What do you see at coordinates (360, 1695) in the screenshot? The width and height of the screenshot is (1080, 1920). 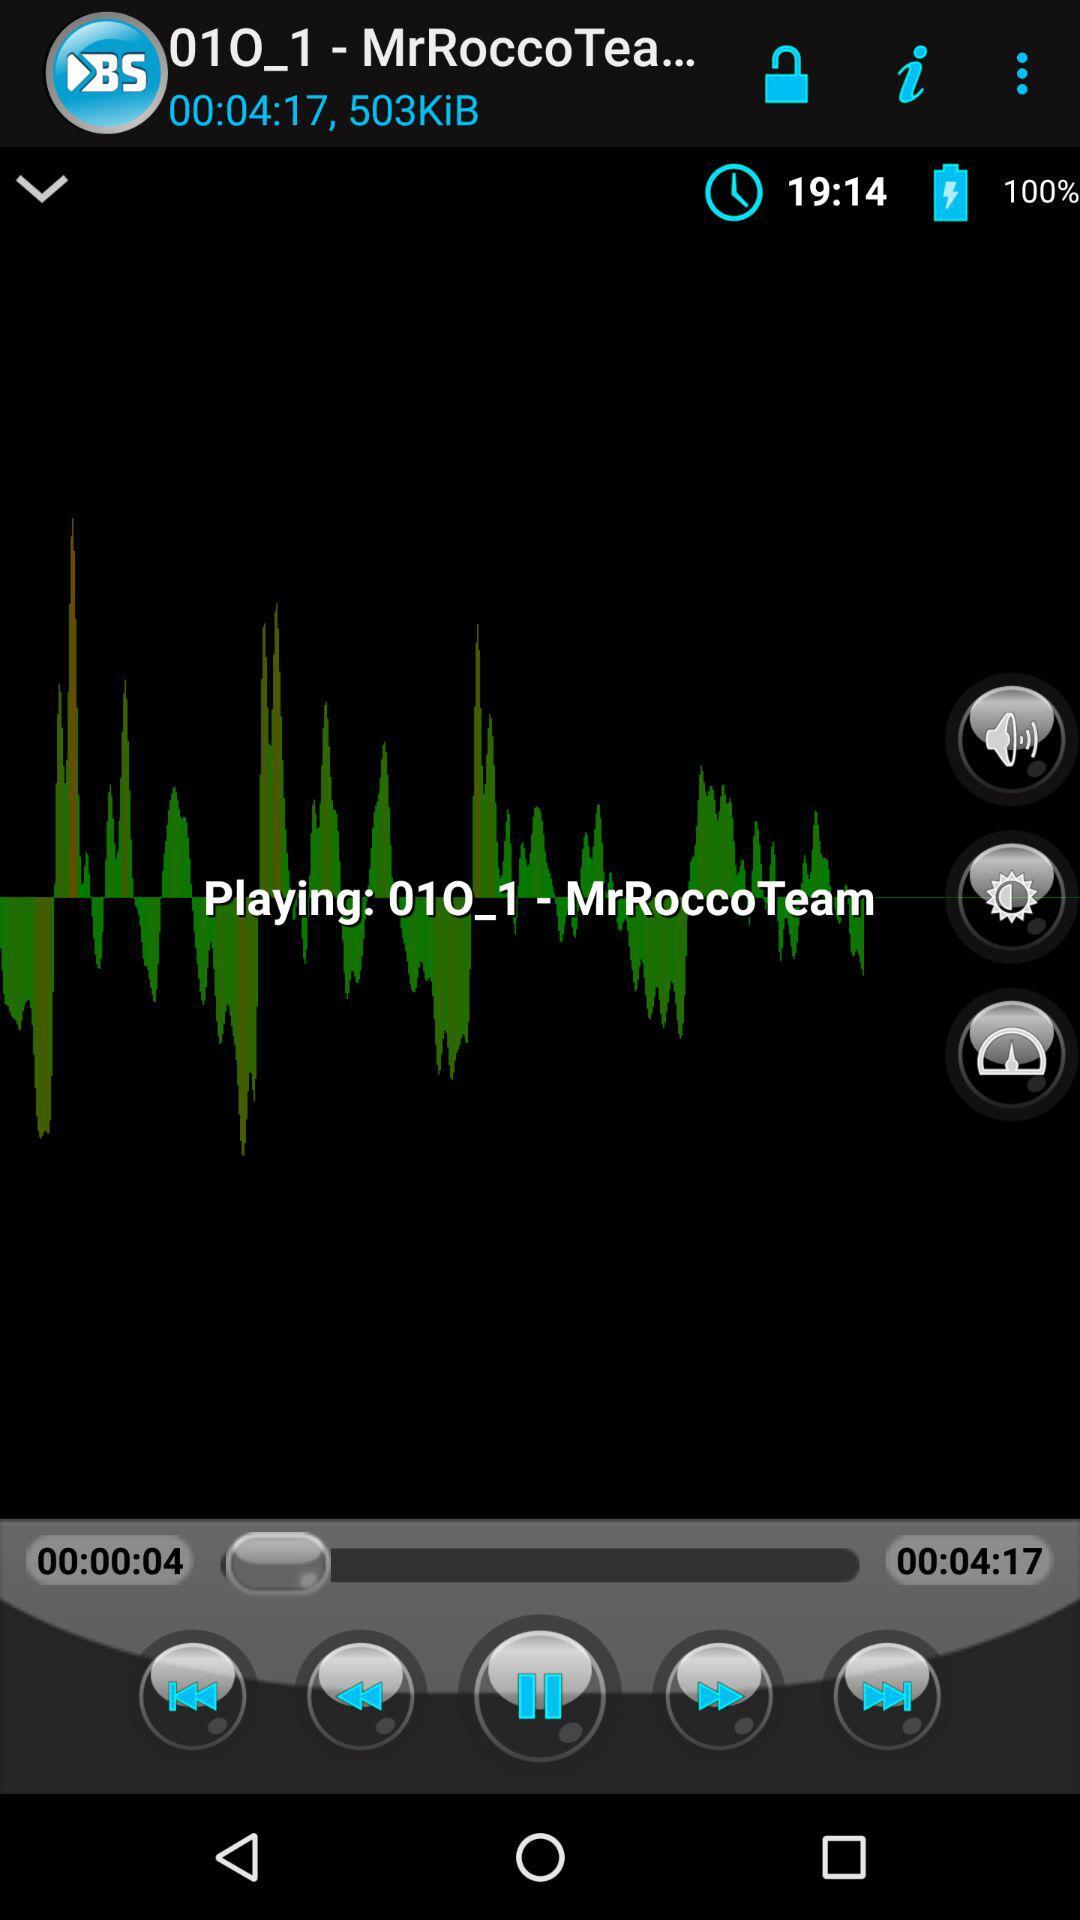 I see `the av_rewind icon` at bounding box center [360, 1695].